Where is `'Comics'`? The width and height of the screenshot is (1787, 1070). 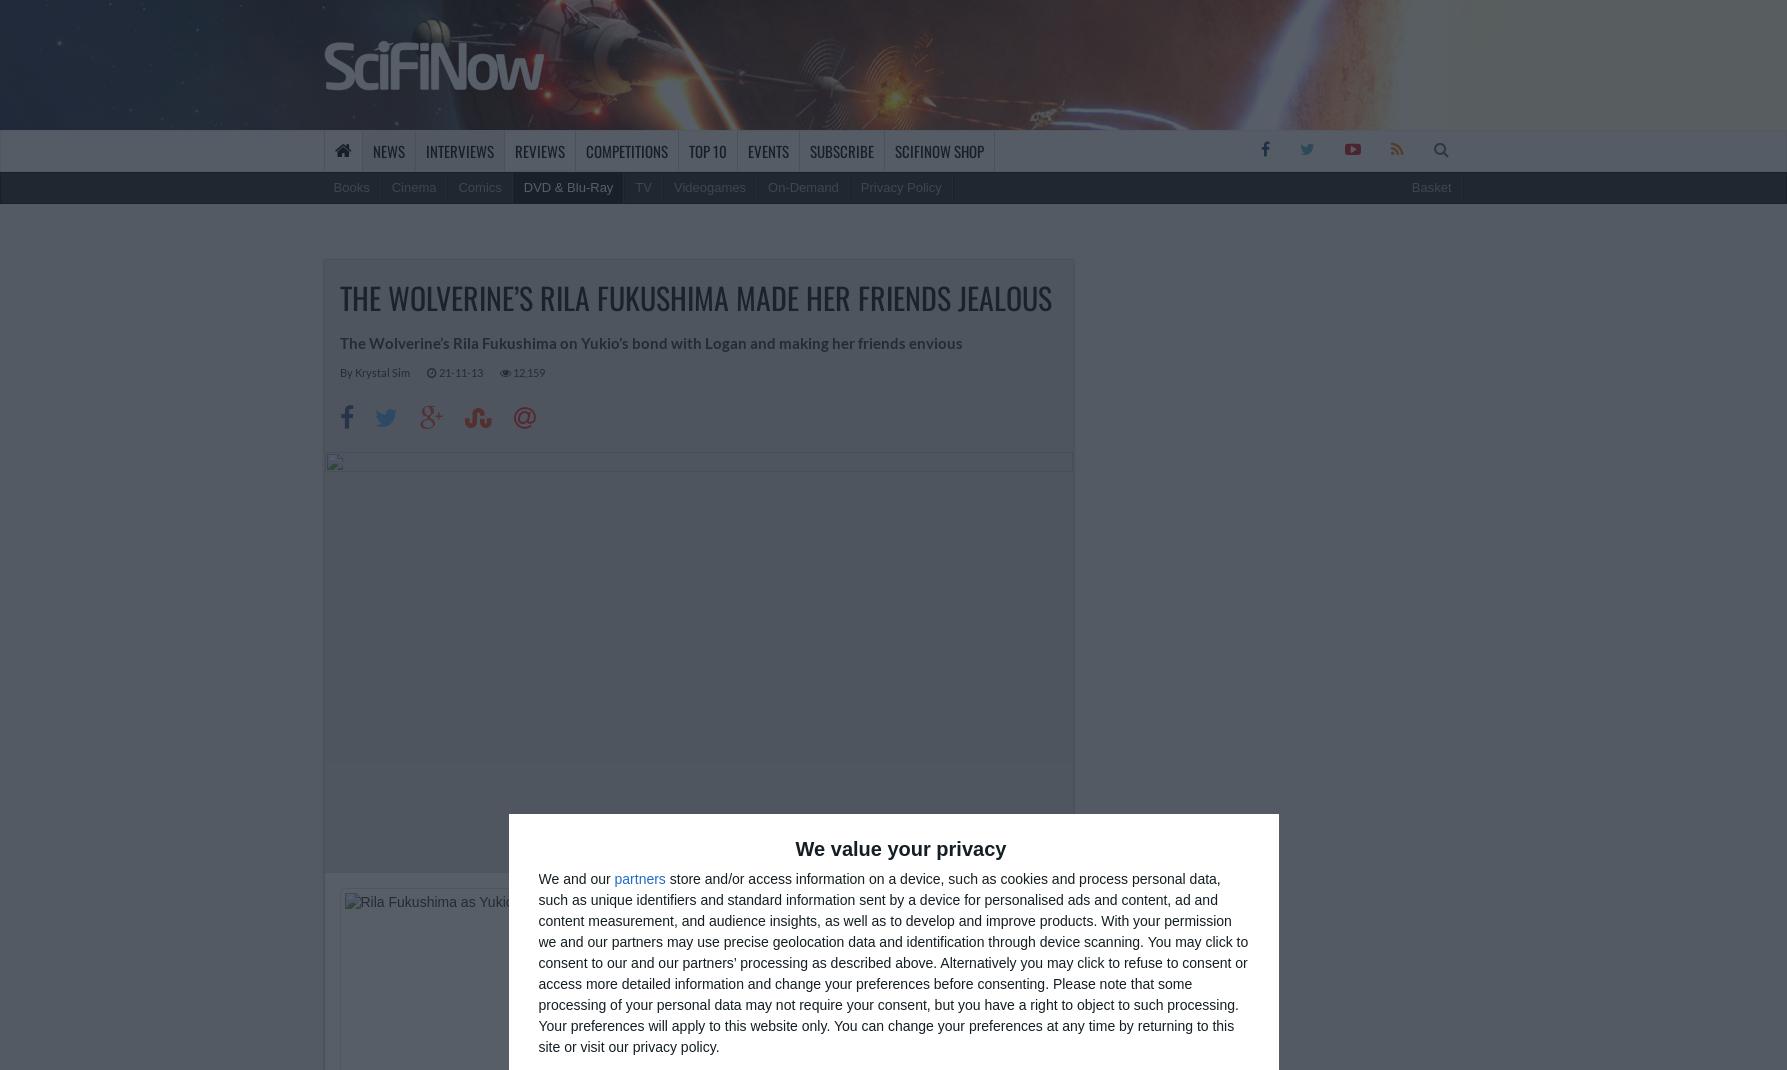 'Comics' is located at coordinates (479, 186).